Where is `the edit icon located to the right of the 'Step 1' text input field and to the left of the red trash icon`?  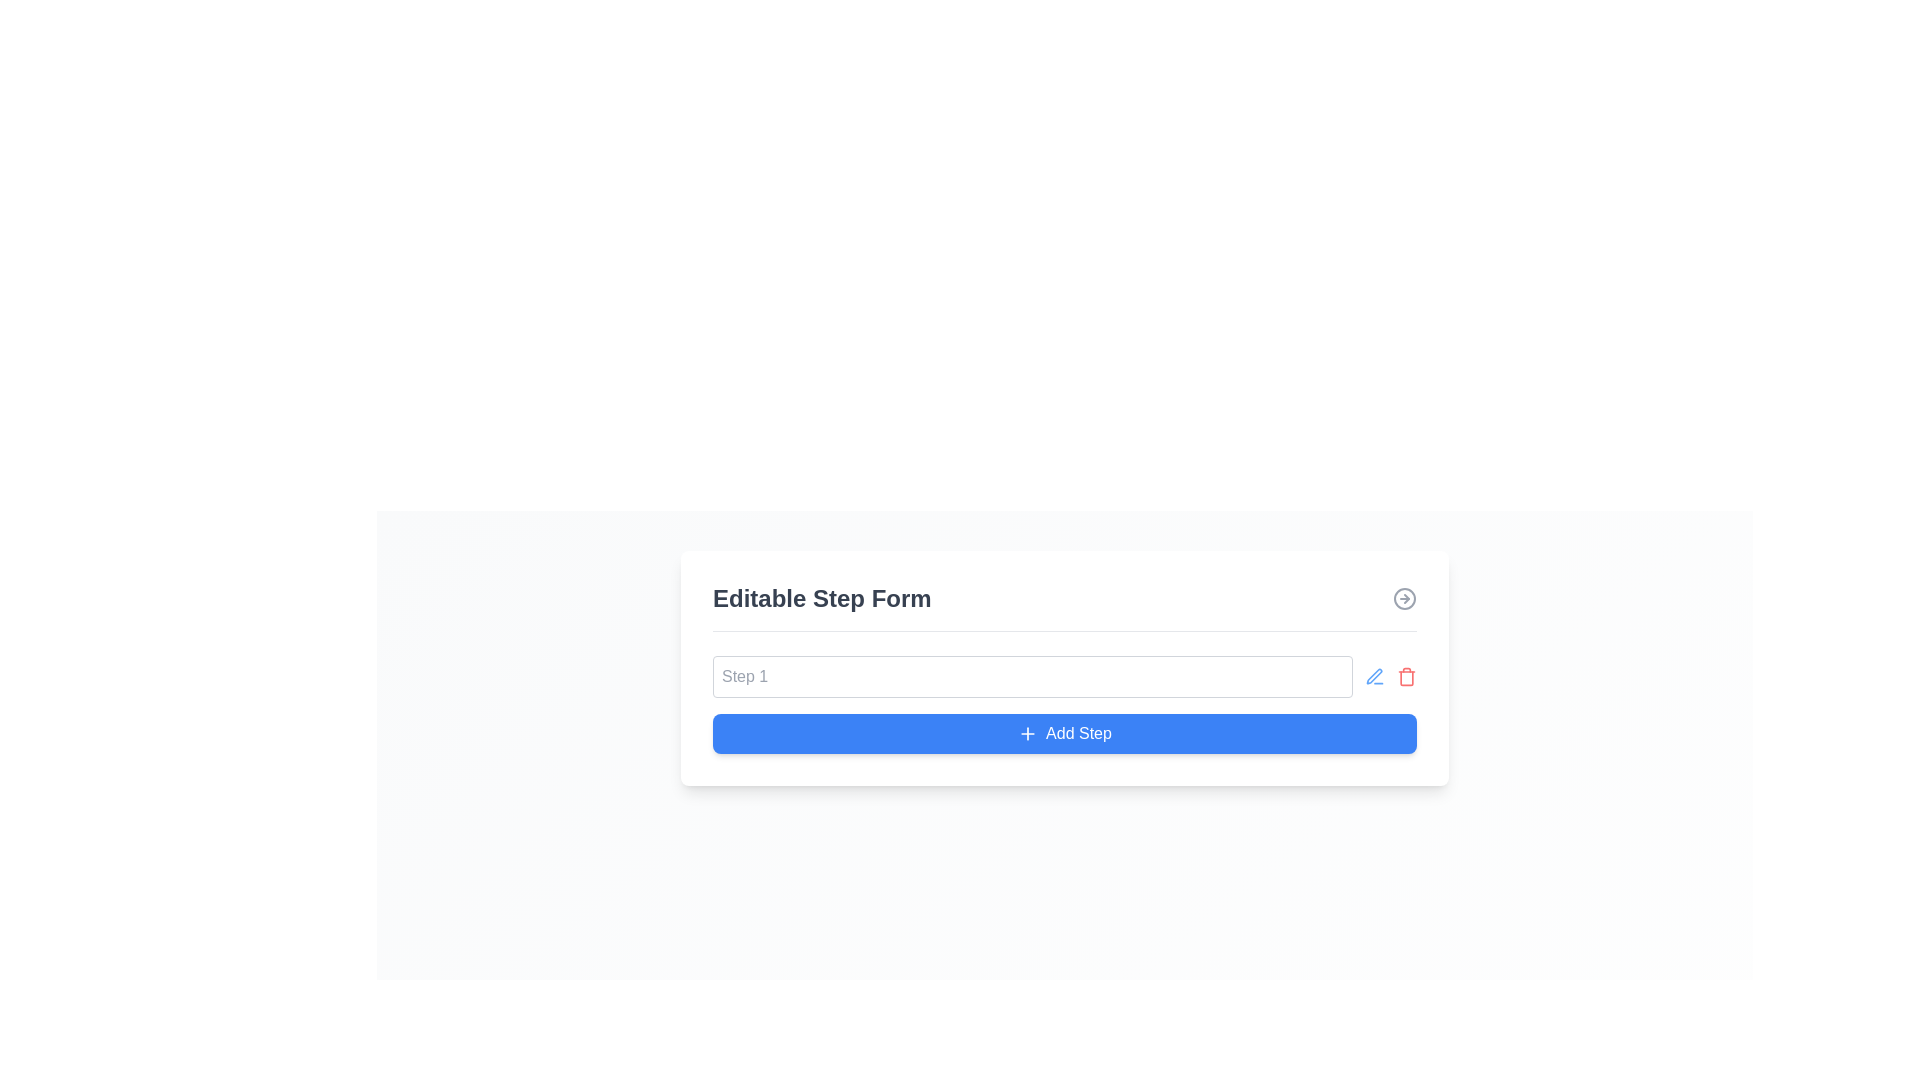 the edit icon located to the right of the 'Step 1' text input field and to the left of the red trash icon is located at coordinates (1373, 676).